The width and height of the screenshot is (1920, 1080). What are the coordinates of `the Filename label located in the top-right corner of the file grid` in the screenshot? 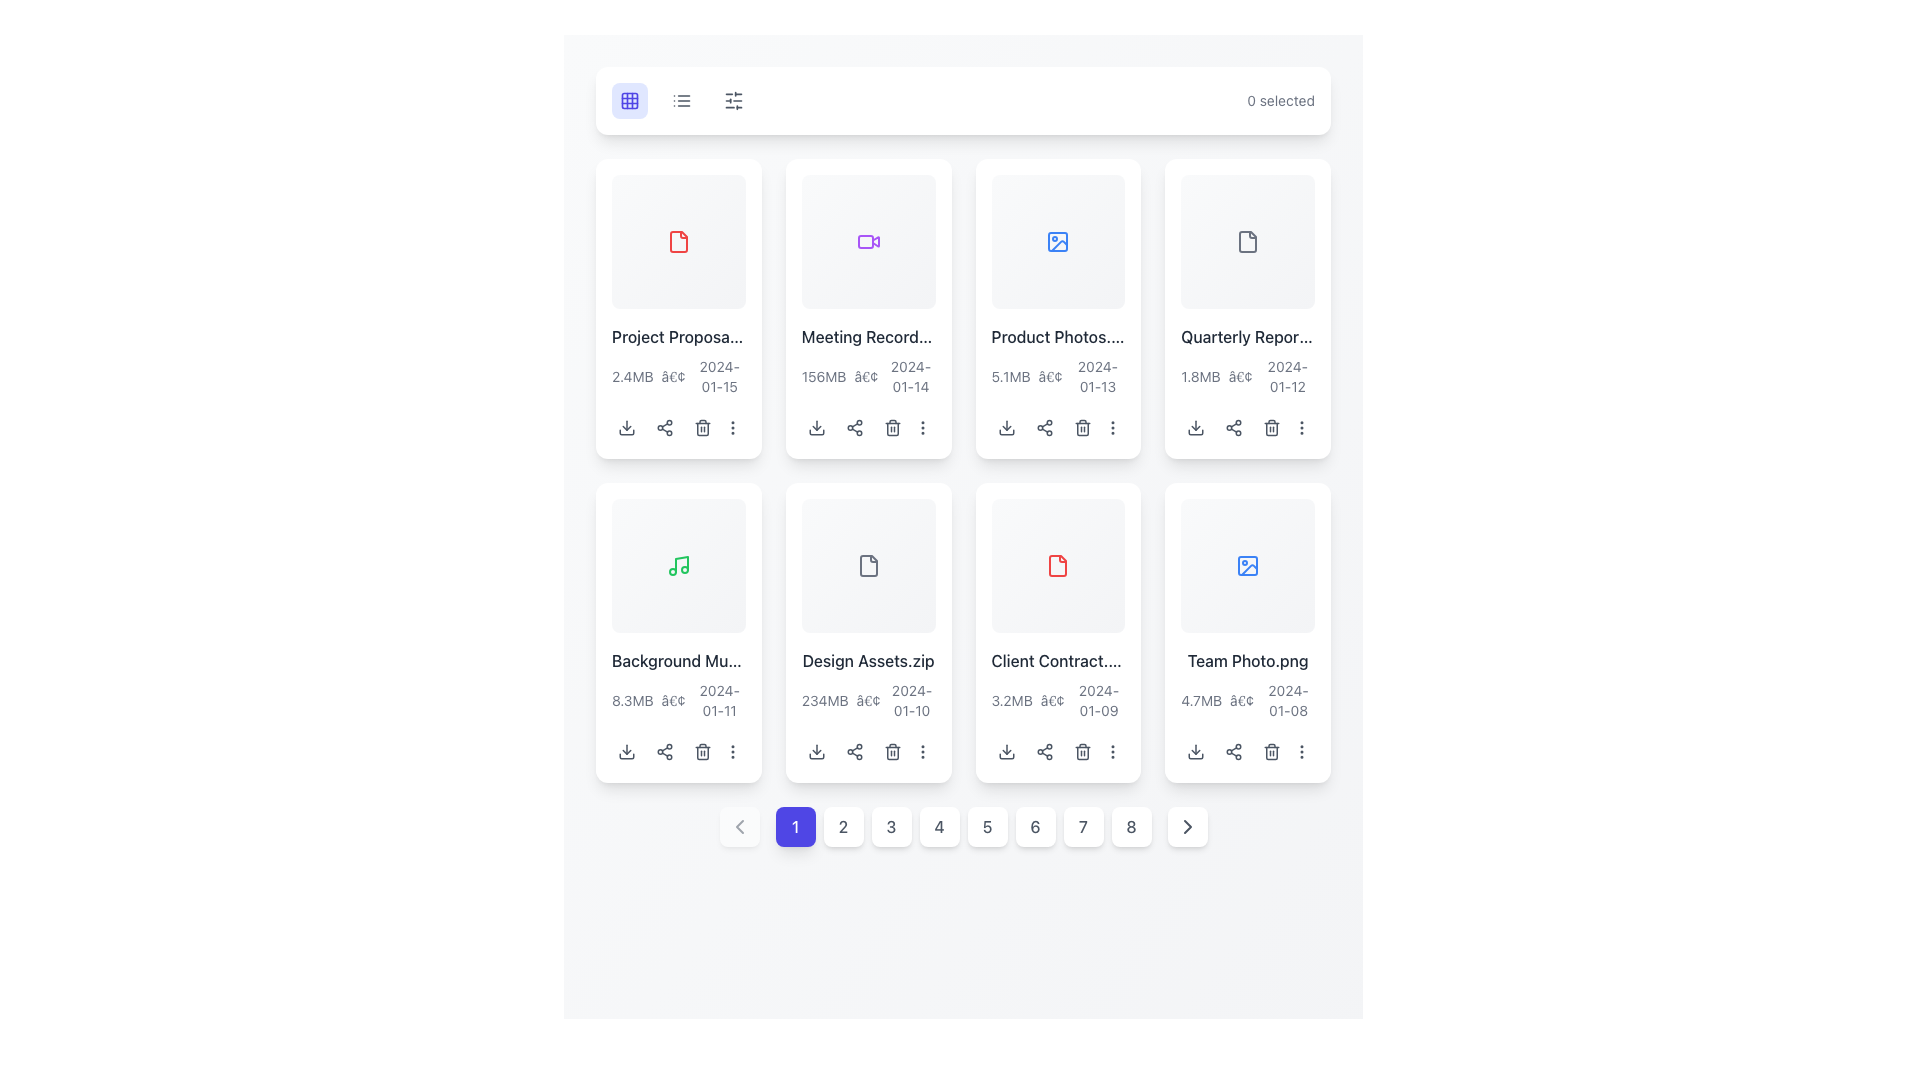 It's located at (1247, 335).